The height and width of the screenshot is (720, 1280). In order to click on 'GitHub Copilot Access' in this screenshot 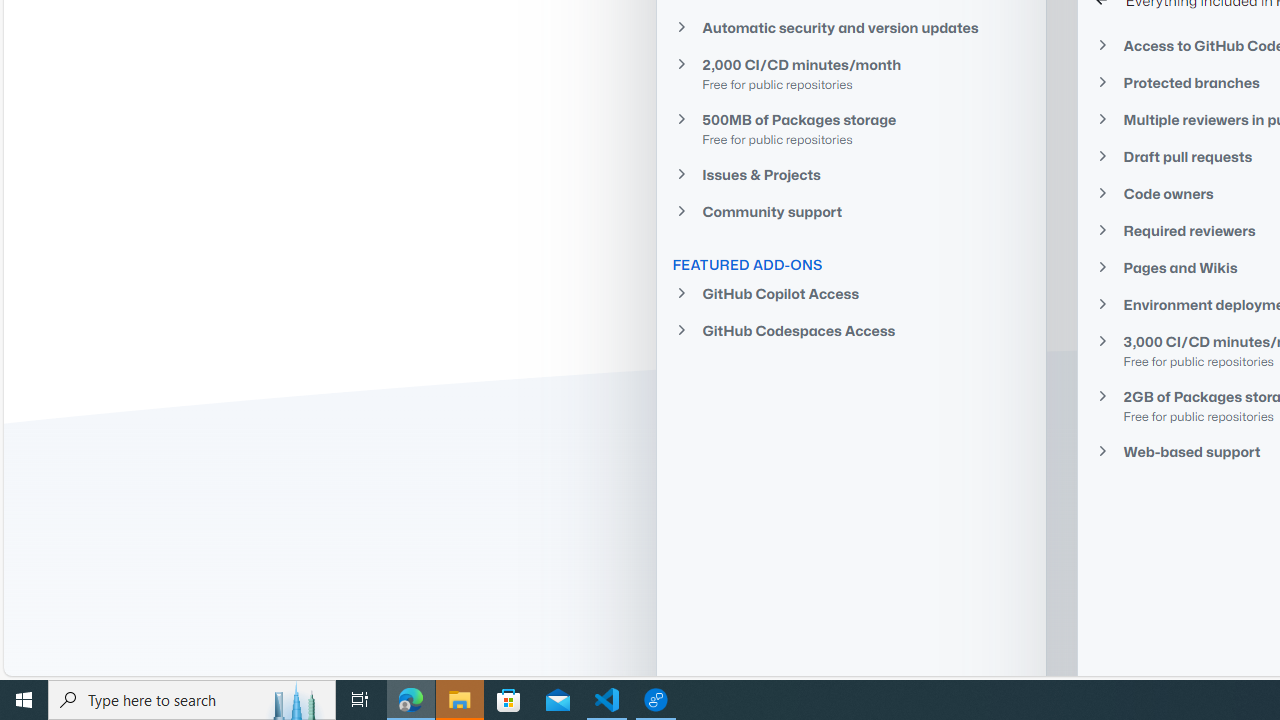, I will do `click(851, 294)`.